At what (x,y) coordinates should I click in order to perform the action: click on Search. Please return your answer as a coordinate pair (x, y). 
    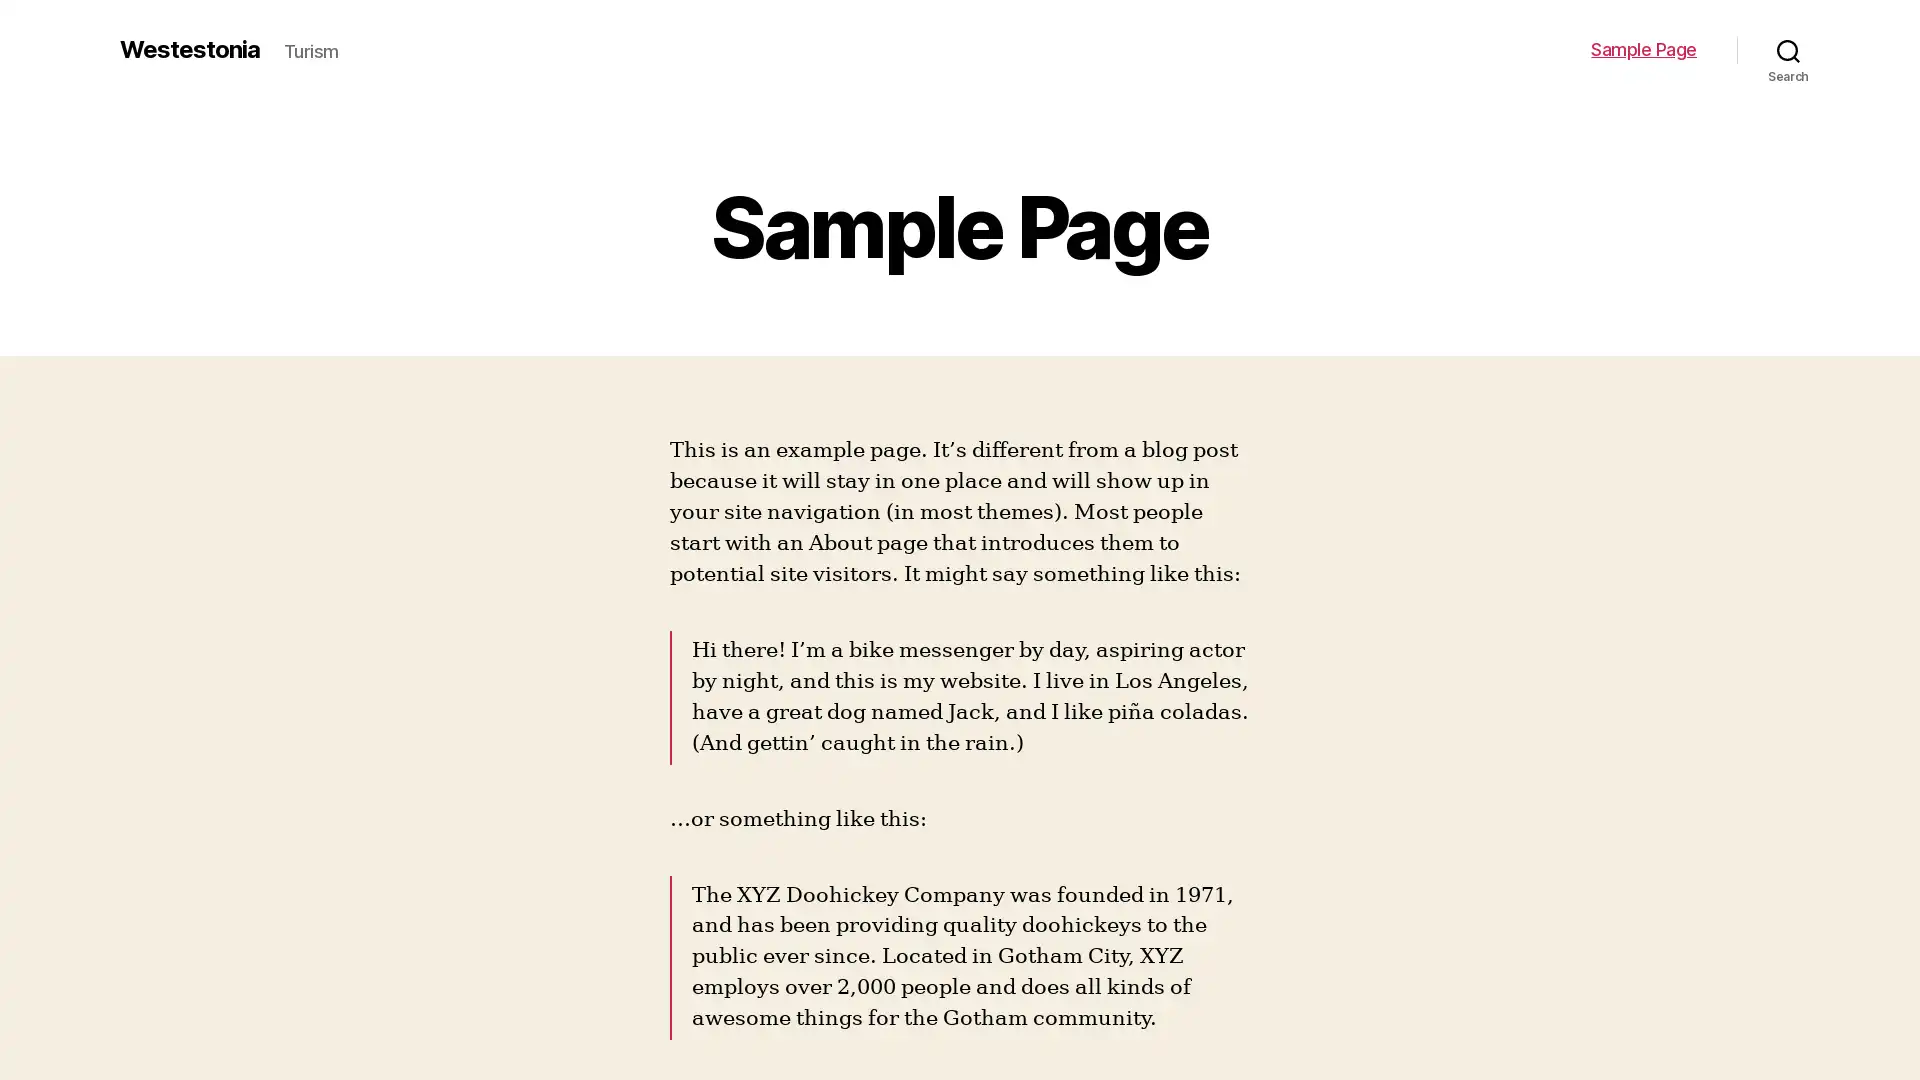
    Looking at the image, I should click on (1788, 49).